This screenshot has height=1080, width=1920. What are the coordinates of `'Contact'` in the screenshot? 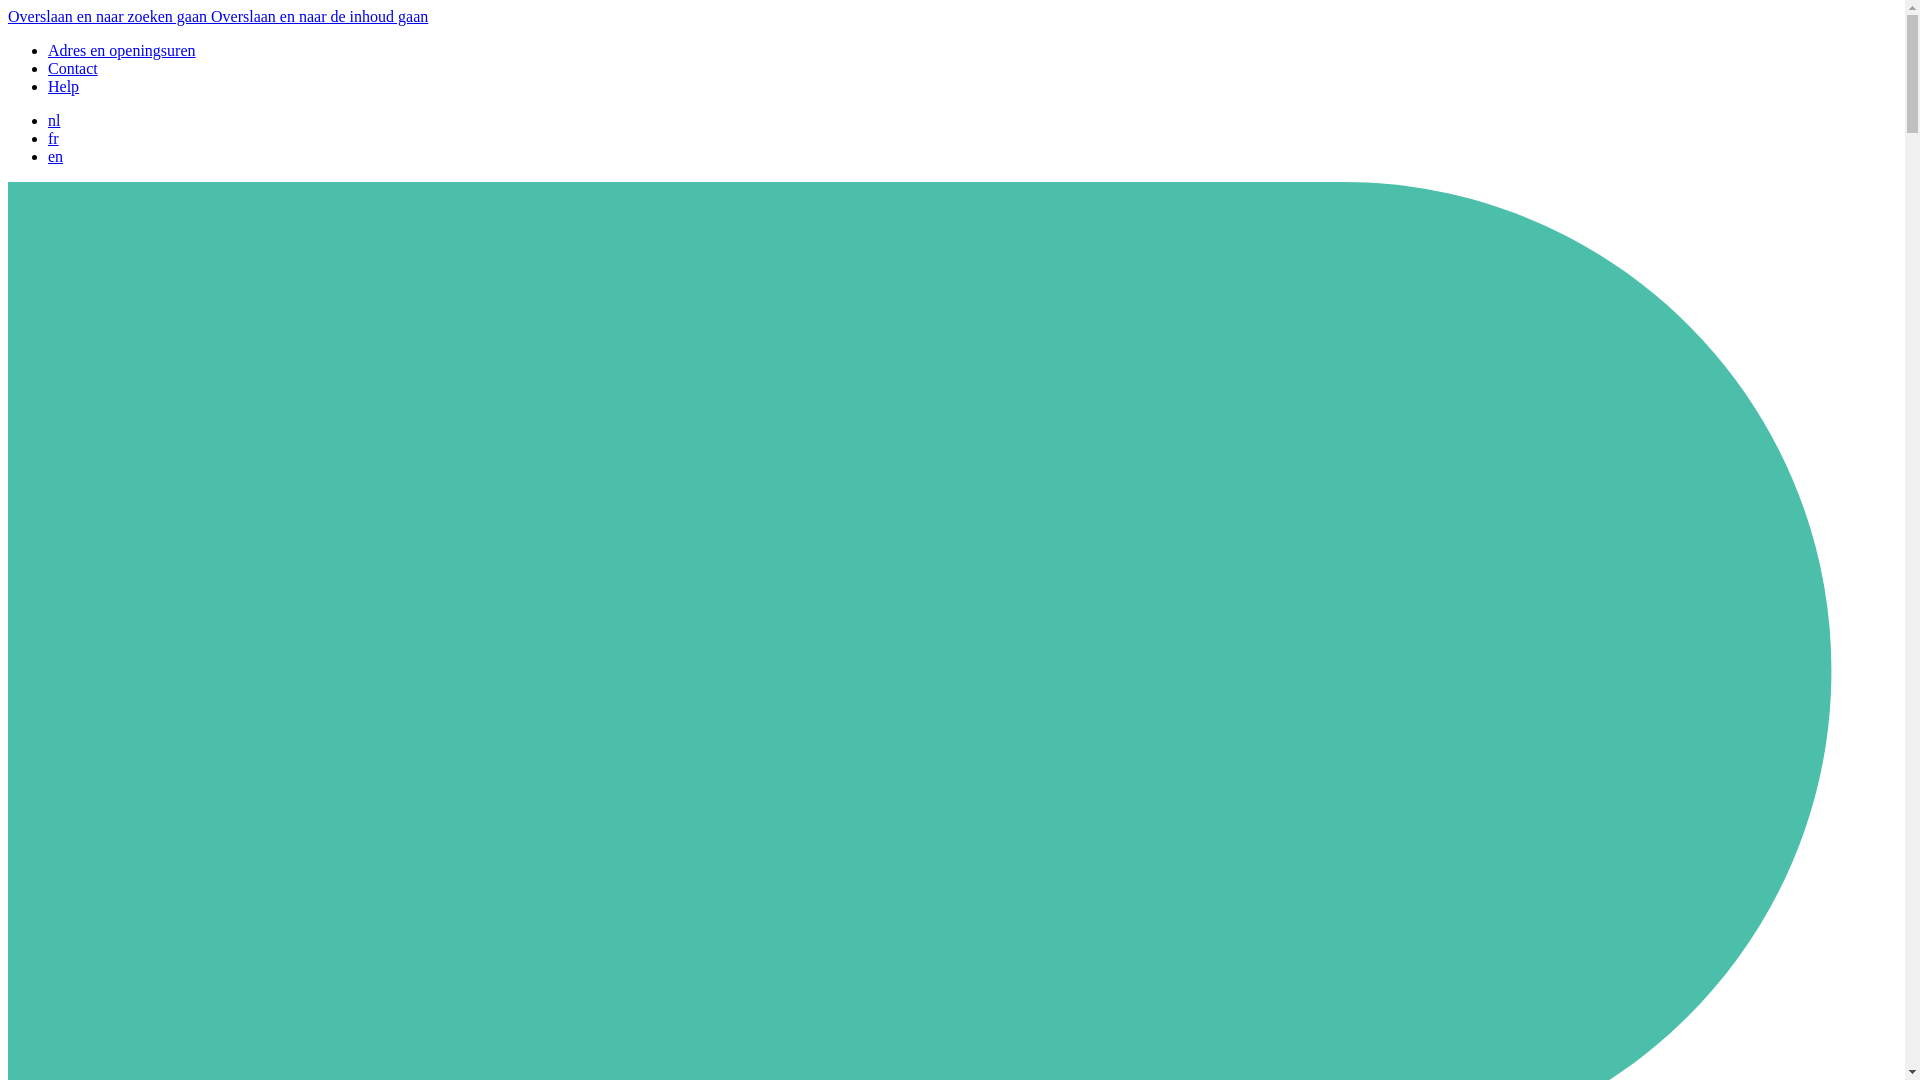 It's located at (72, 67).